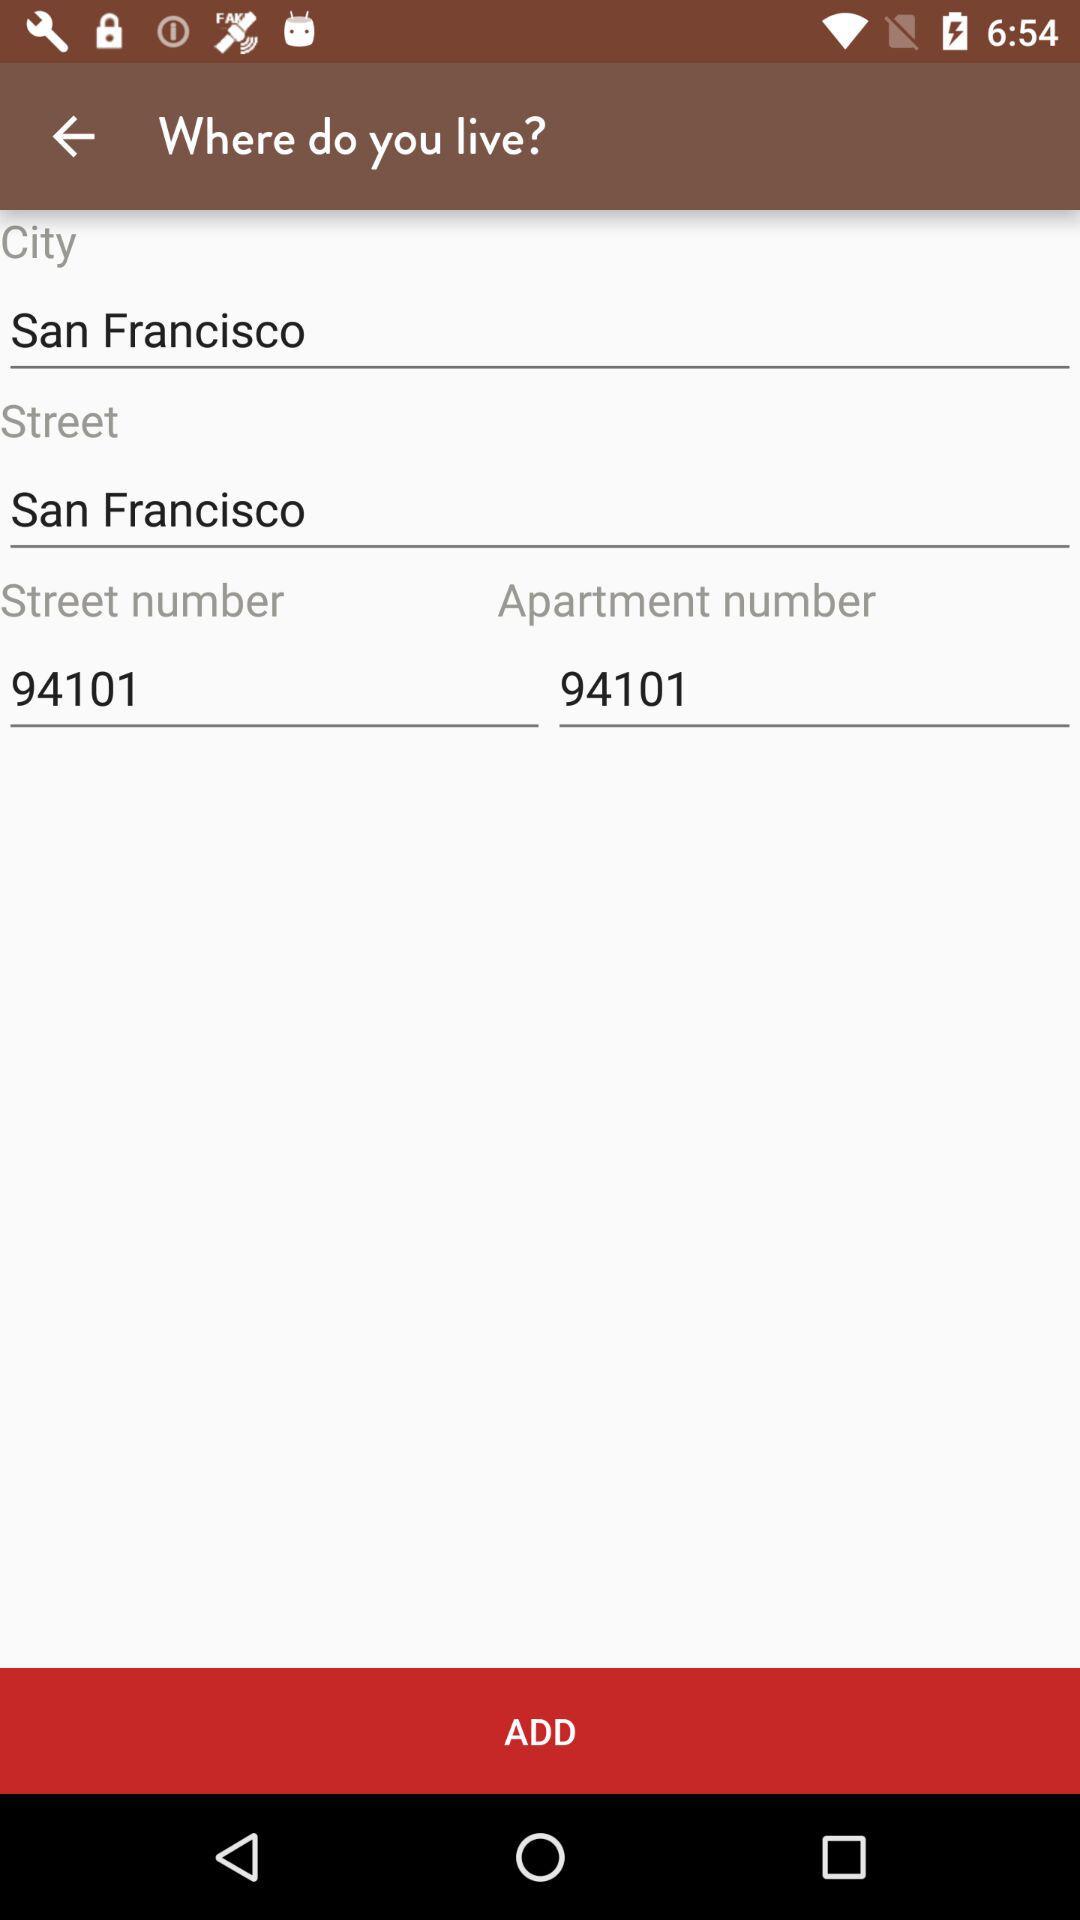 The height and width of the screenshot is (1920, 1080). What do you see at coordinates (72, 135) in the screenshot?
I see `icon next to where do you` at bounding box center [72, 135].